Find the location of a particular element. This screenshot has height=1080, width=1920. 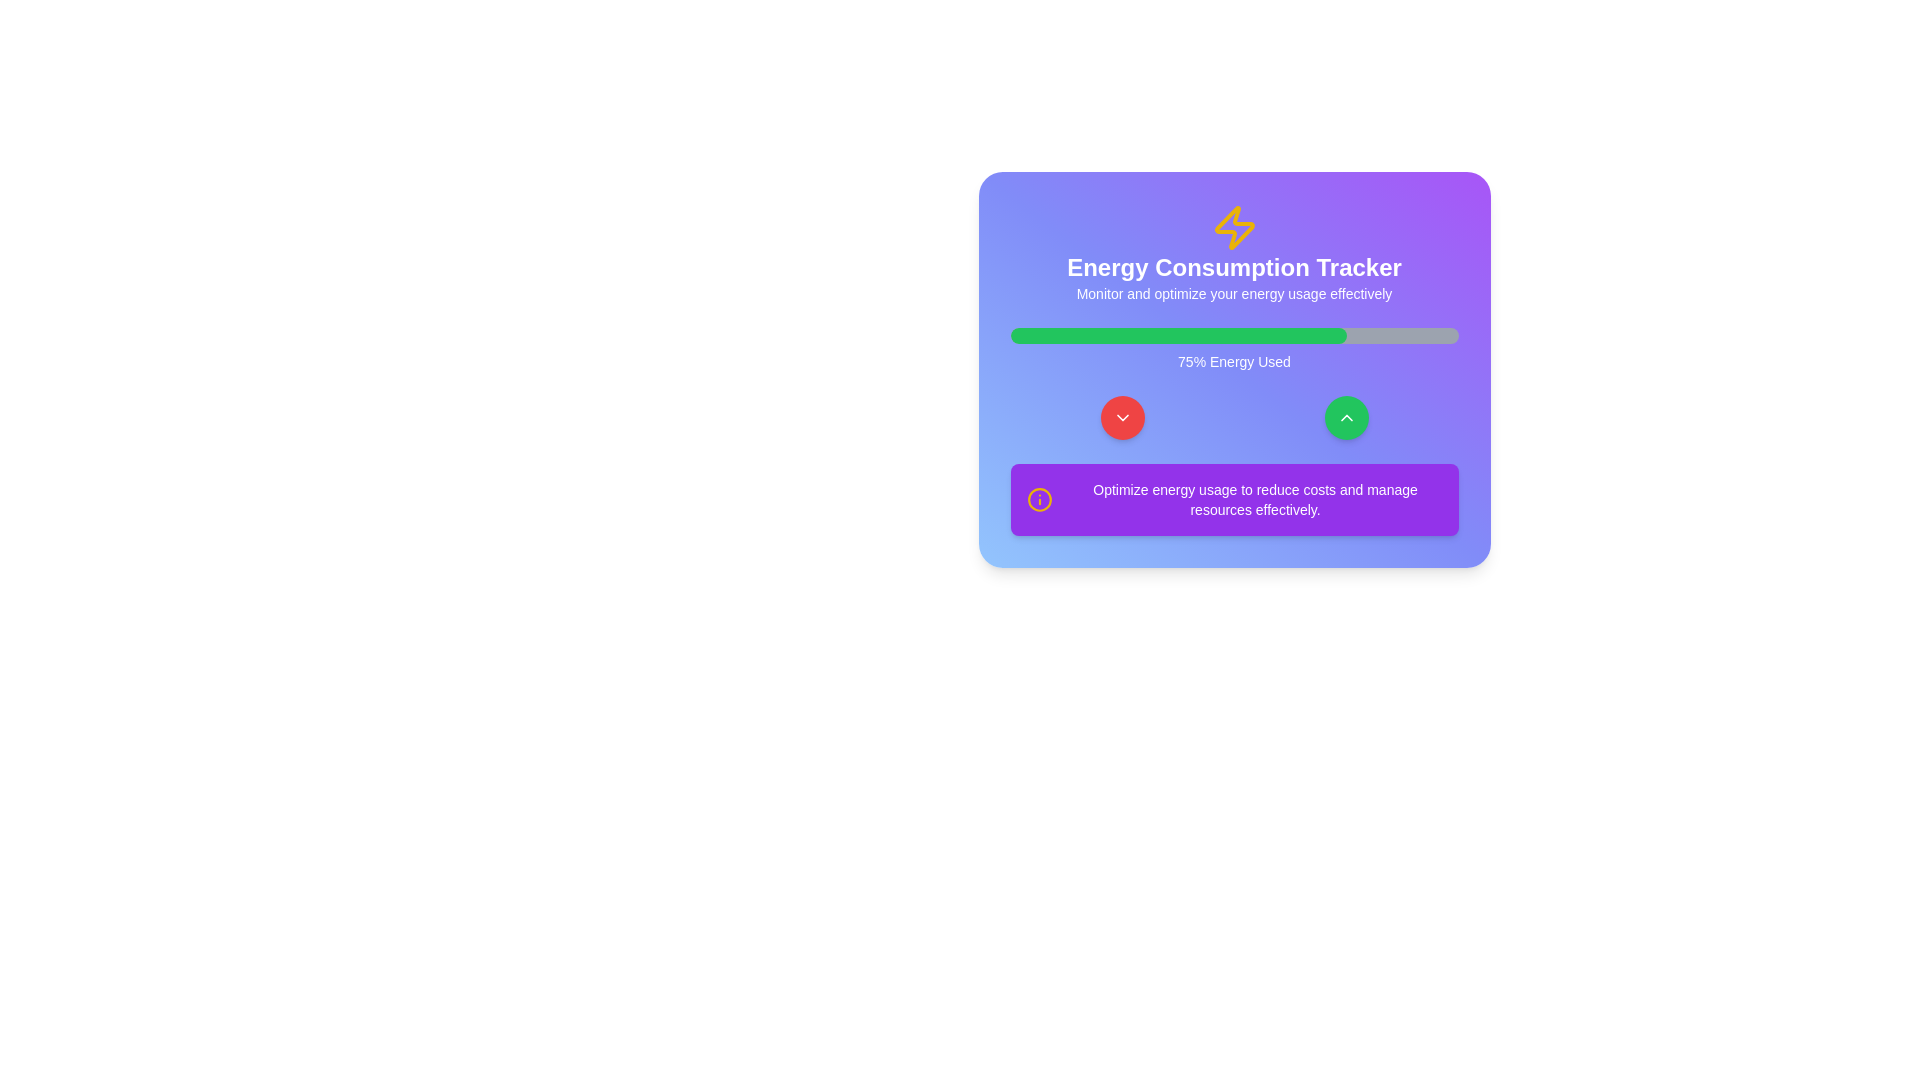

the Progress indicator bar that visually represents the consumption metric, located above the '75% Energy Used' label is located at coordinates (1178, 334).